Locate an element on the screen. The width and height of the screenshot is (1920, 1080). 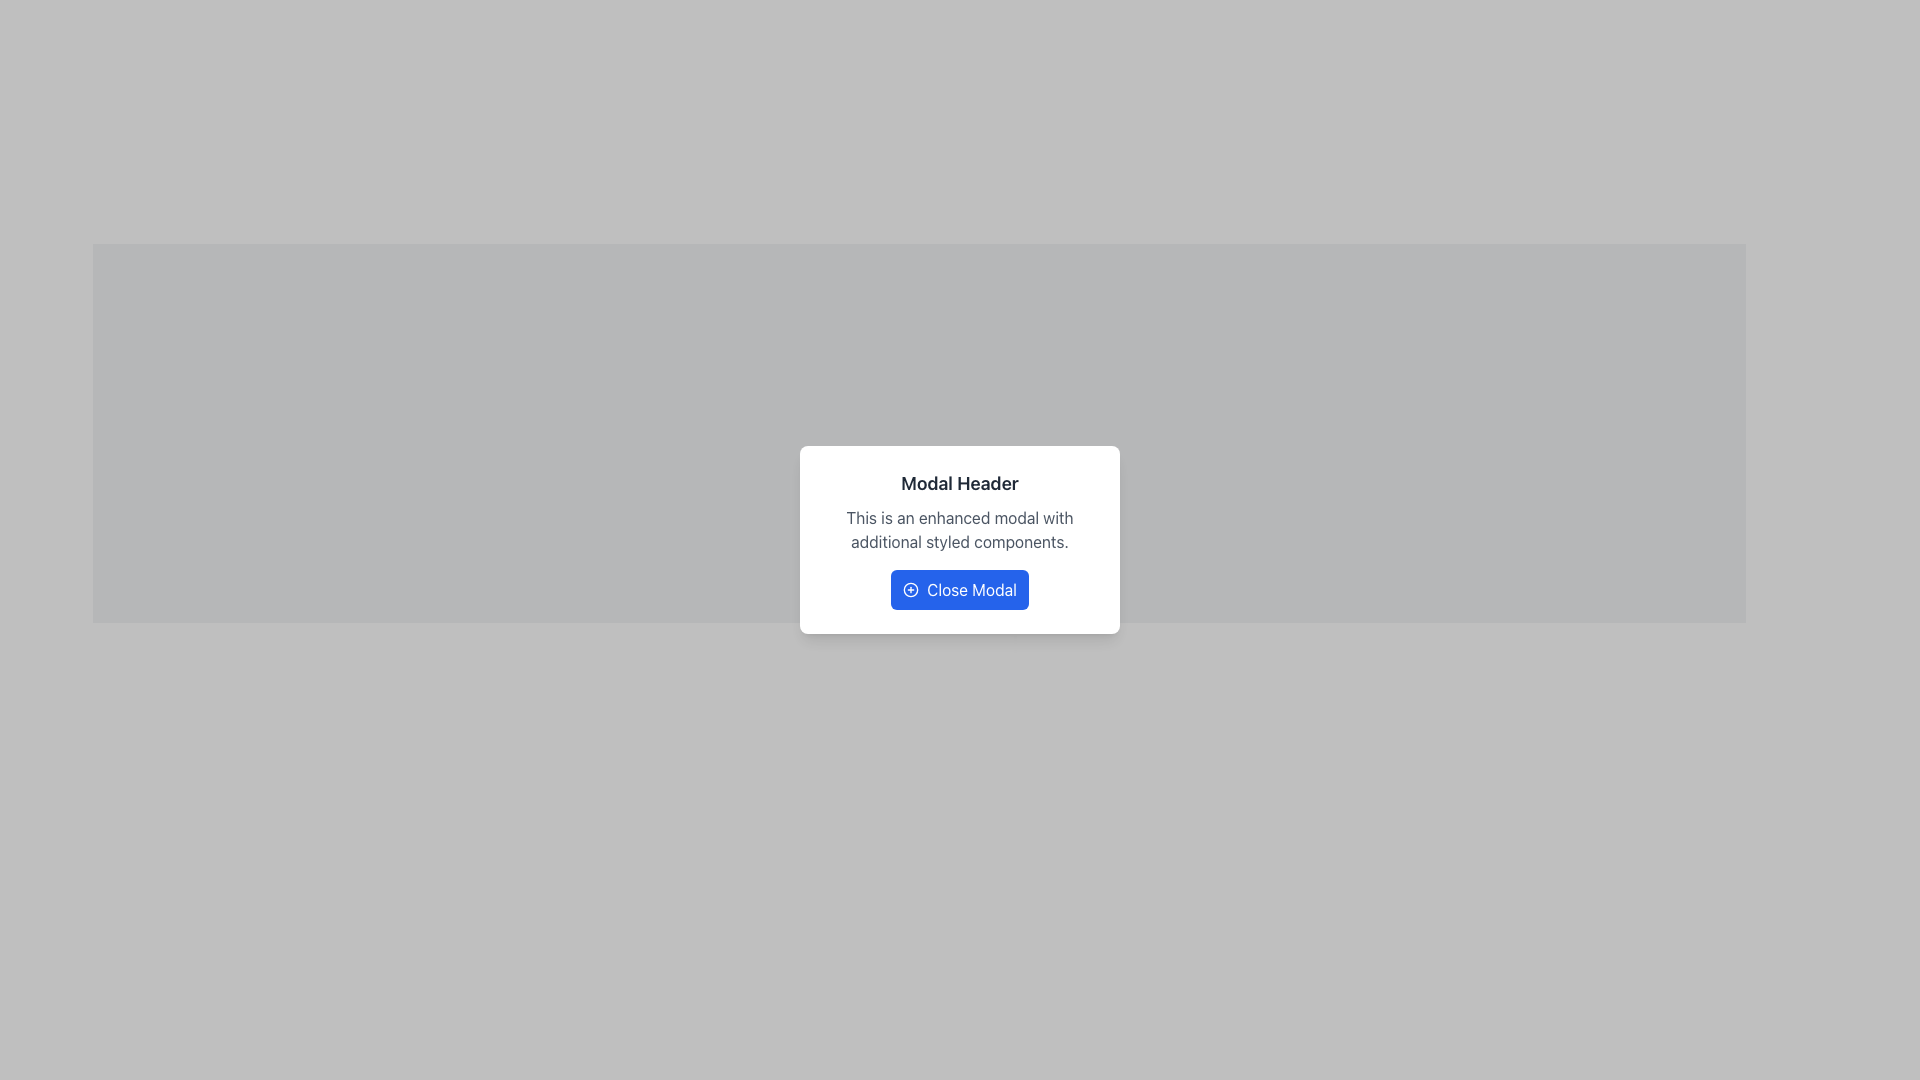
the blue circular icon with a white border, which is located within the 'Close Modal' button and is the leftmost visual icon is located at coordinates (910, 589).